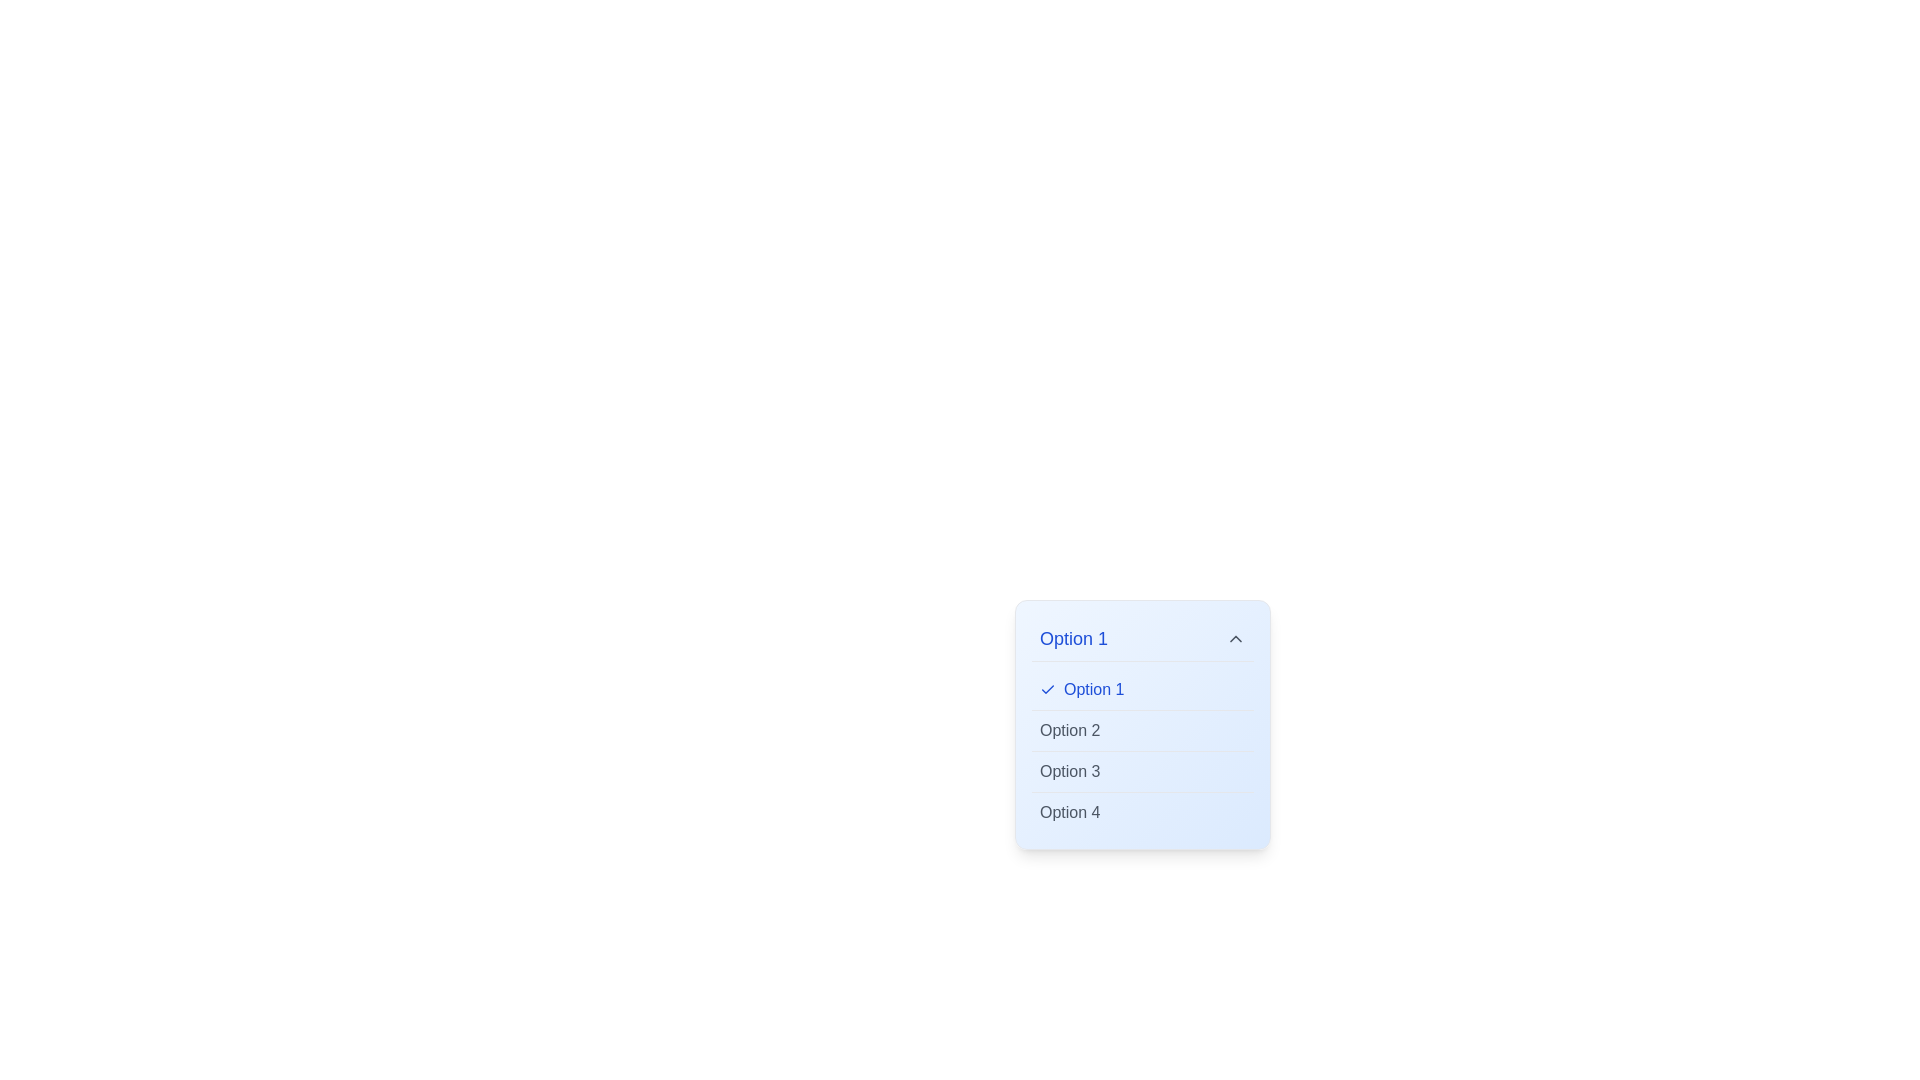  What do you see at coordinates (1142, 812) in the screenshot?
I see `the selectable list option labeled 'Option 4' in the dropdown menu` at bounding box center [1142, 812].